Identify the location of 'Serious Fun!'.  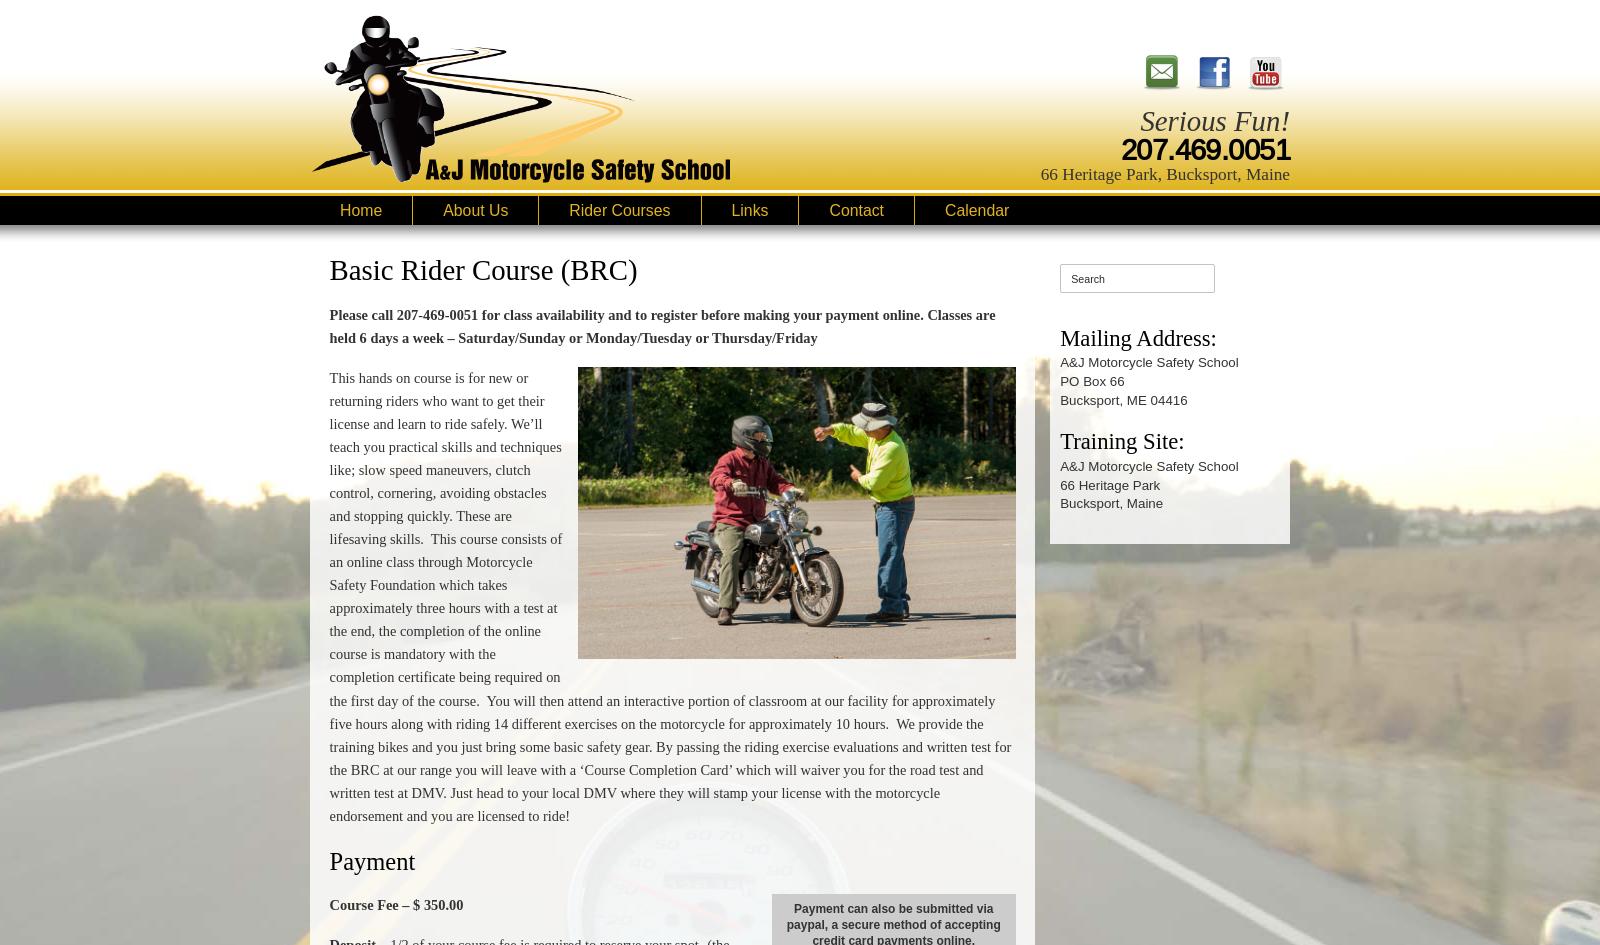
(1214, 119).